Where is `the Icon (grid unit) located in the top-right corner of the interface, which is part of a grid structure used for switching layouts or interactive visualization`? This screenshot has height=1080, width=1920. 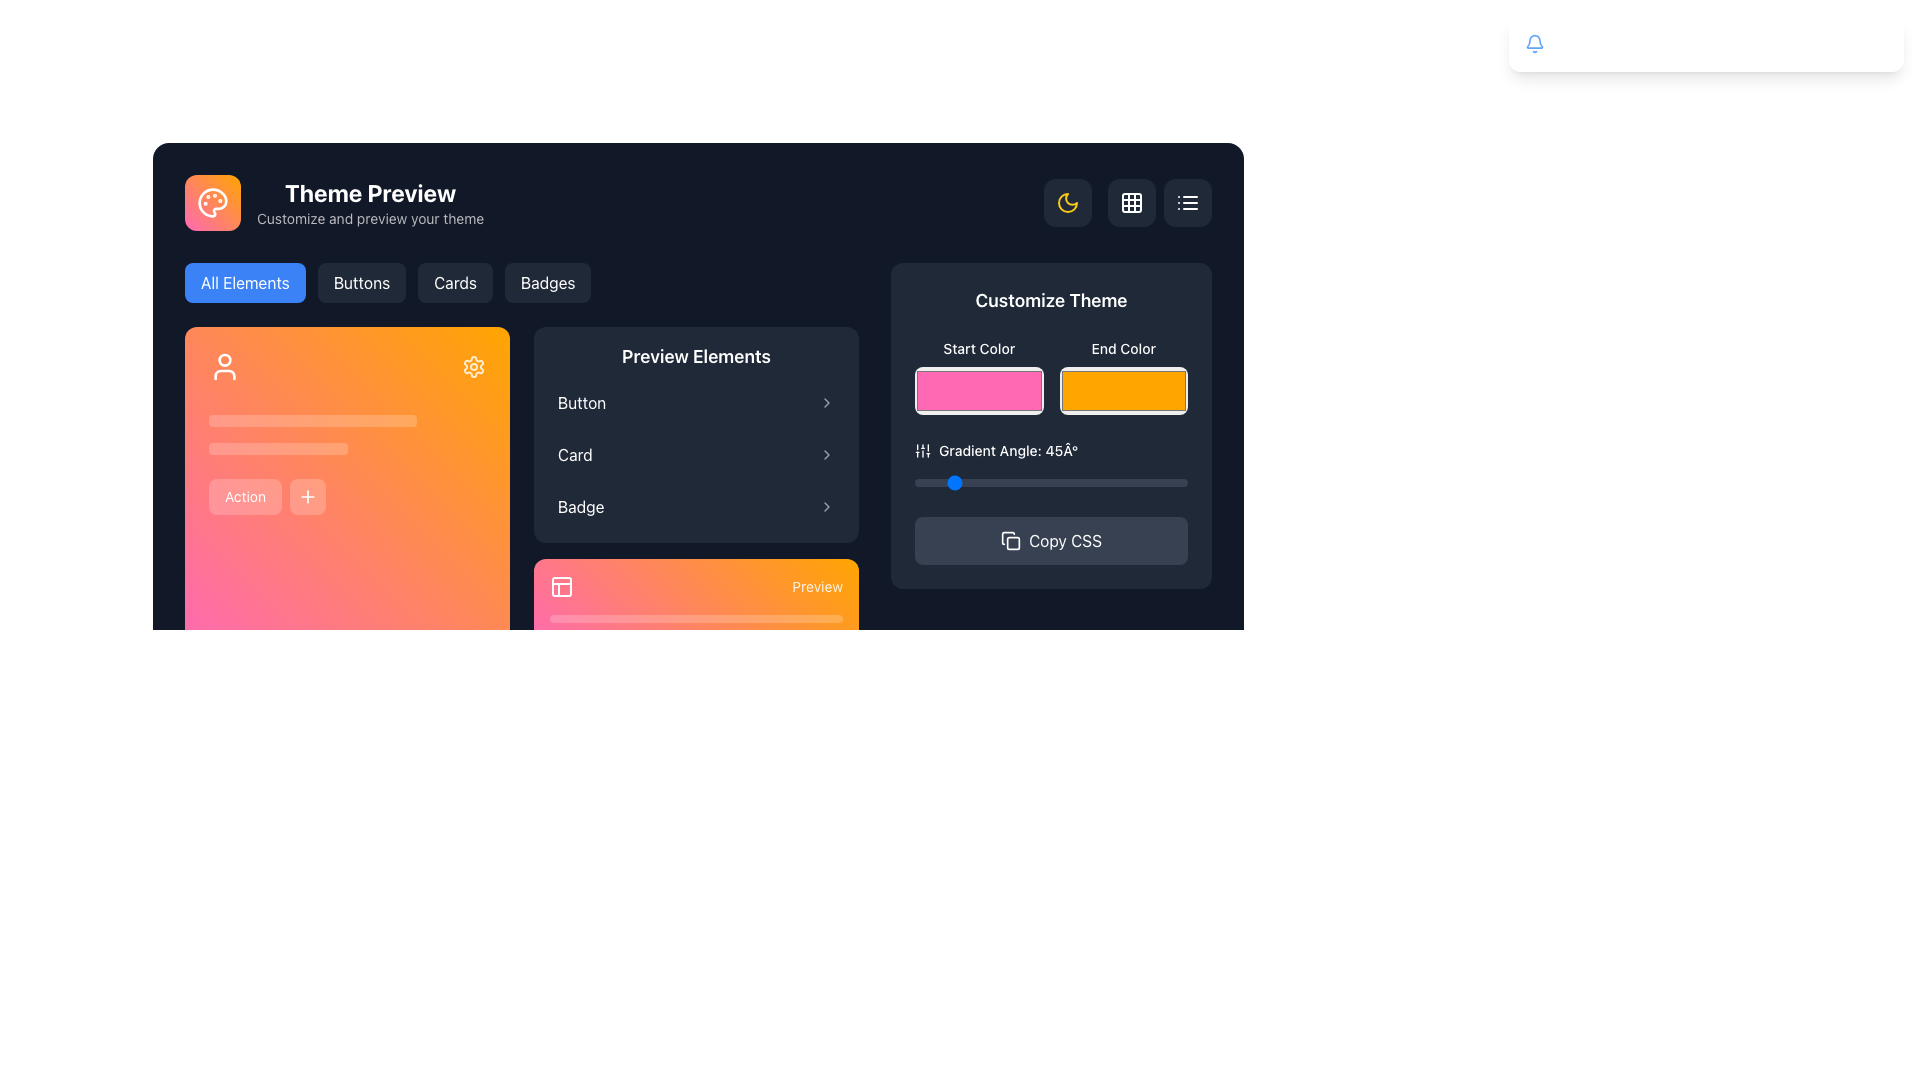 the Icon (grid unit) located in the top-right corner of the interface, which is part of a grid structure used for switching layouts or interactive visualization is located at coordinates (1132, 203).